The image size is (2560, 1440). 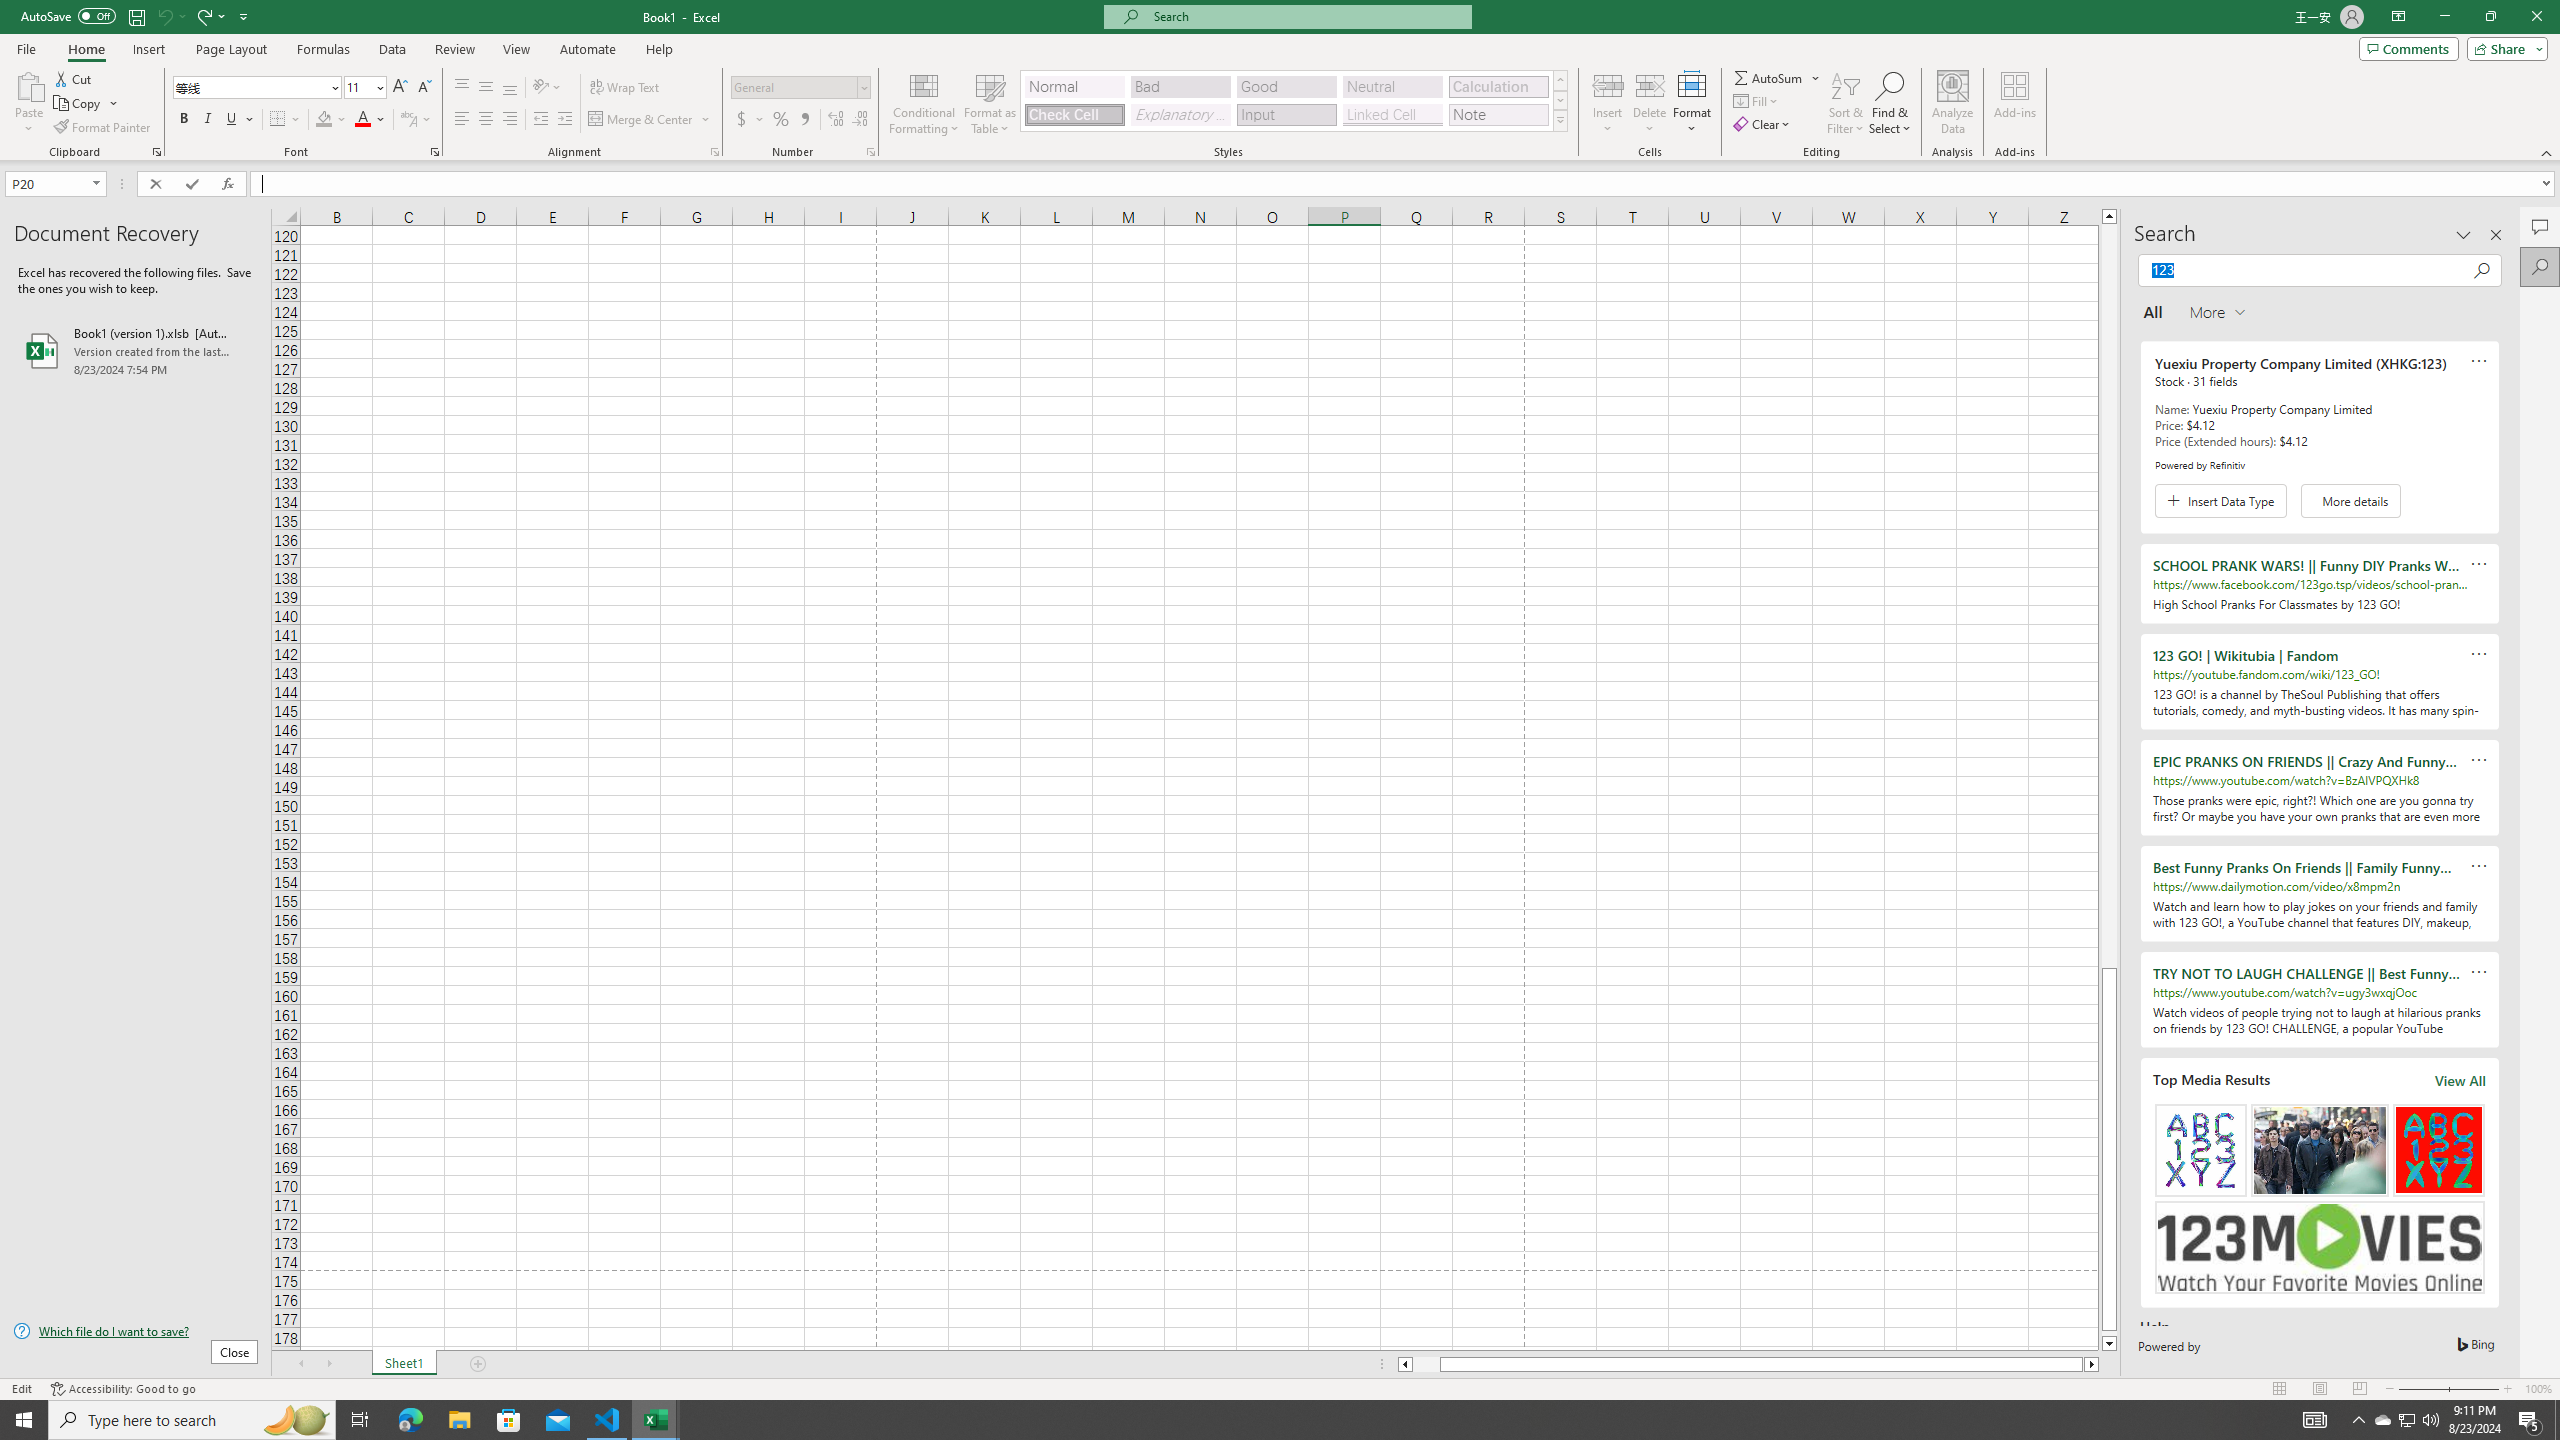 What do you see at coordinates (741, 118) in the screenshot?
I see `'Accounting Number Format'` at bounding box center [741, 118].